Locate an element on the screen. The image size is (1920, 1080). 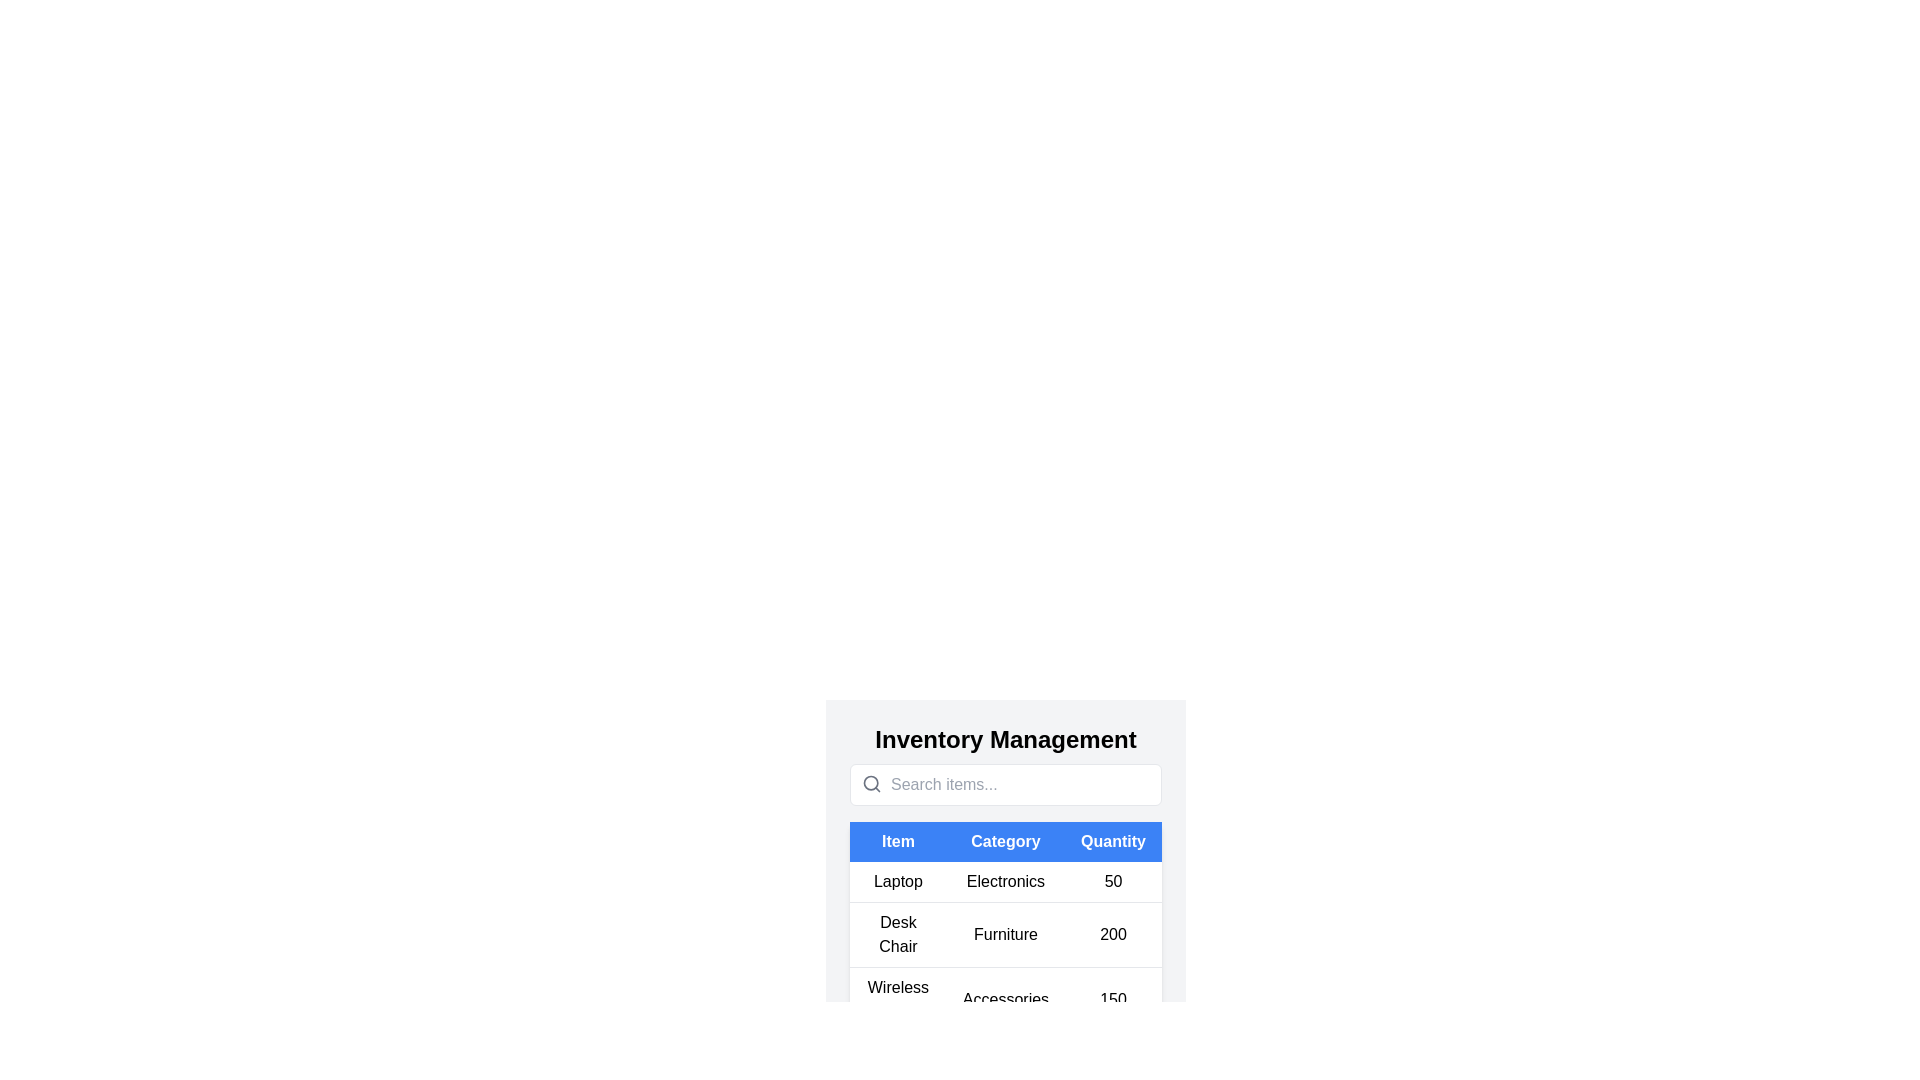
the table header Item to sort the table by that column is located at coordinates (896, 841).